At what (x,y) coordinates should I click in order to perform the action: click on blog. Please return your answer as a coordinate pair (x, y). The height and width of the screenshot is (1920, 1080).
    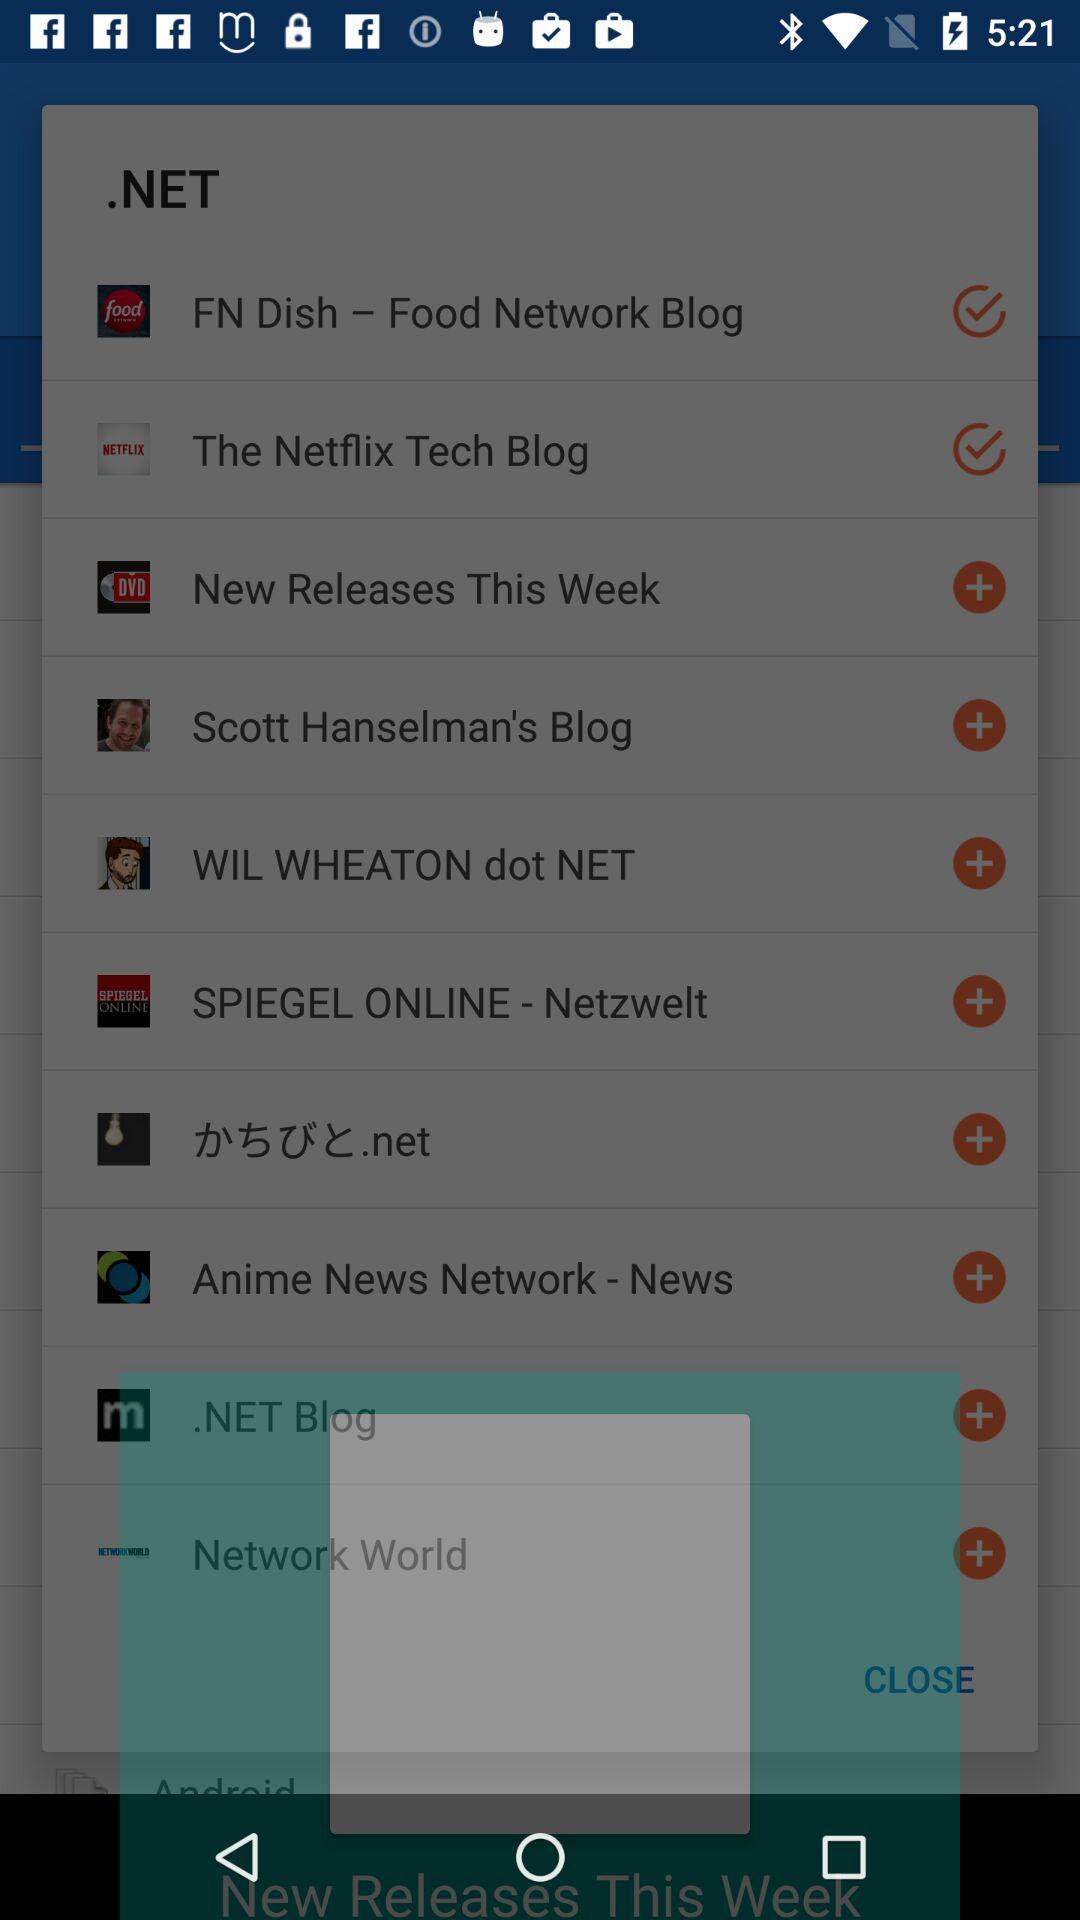
    Looking at the image, I should click on (978, 1414).